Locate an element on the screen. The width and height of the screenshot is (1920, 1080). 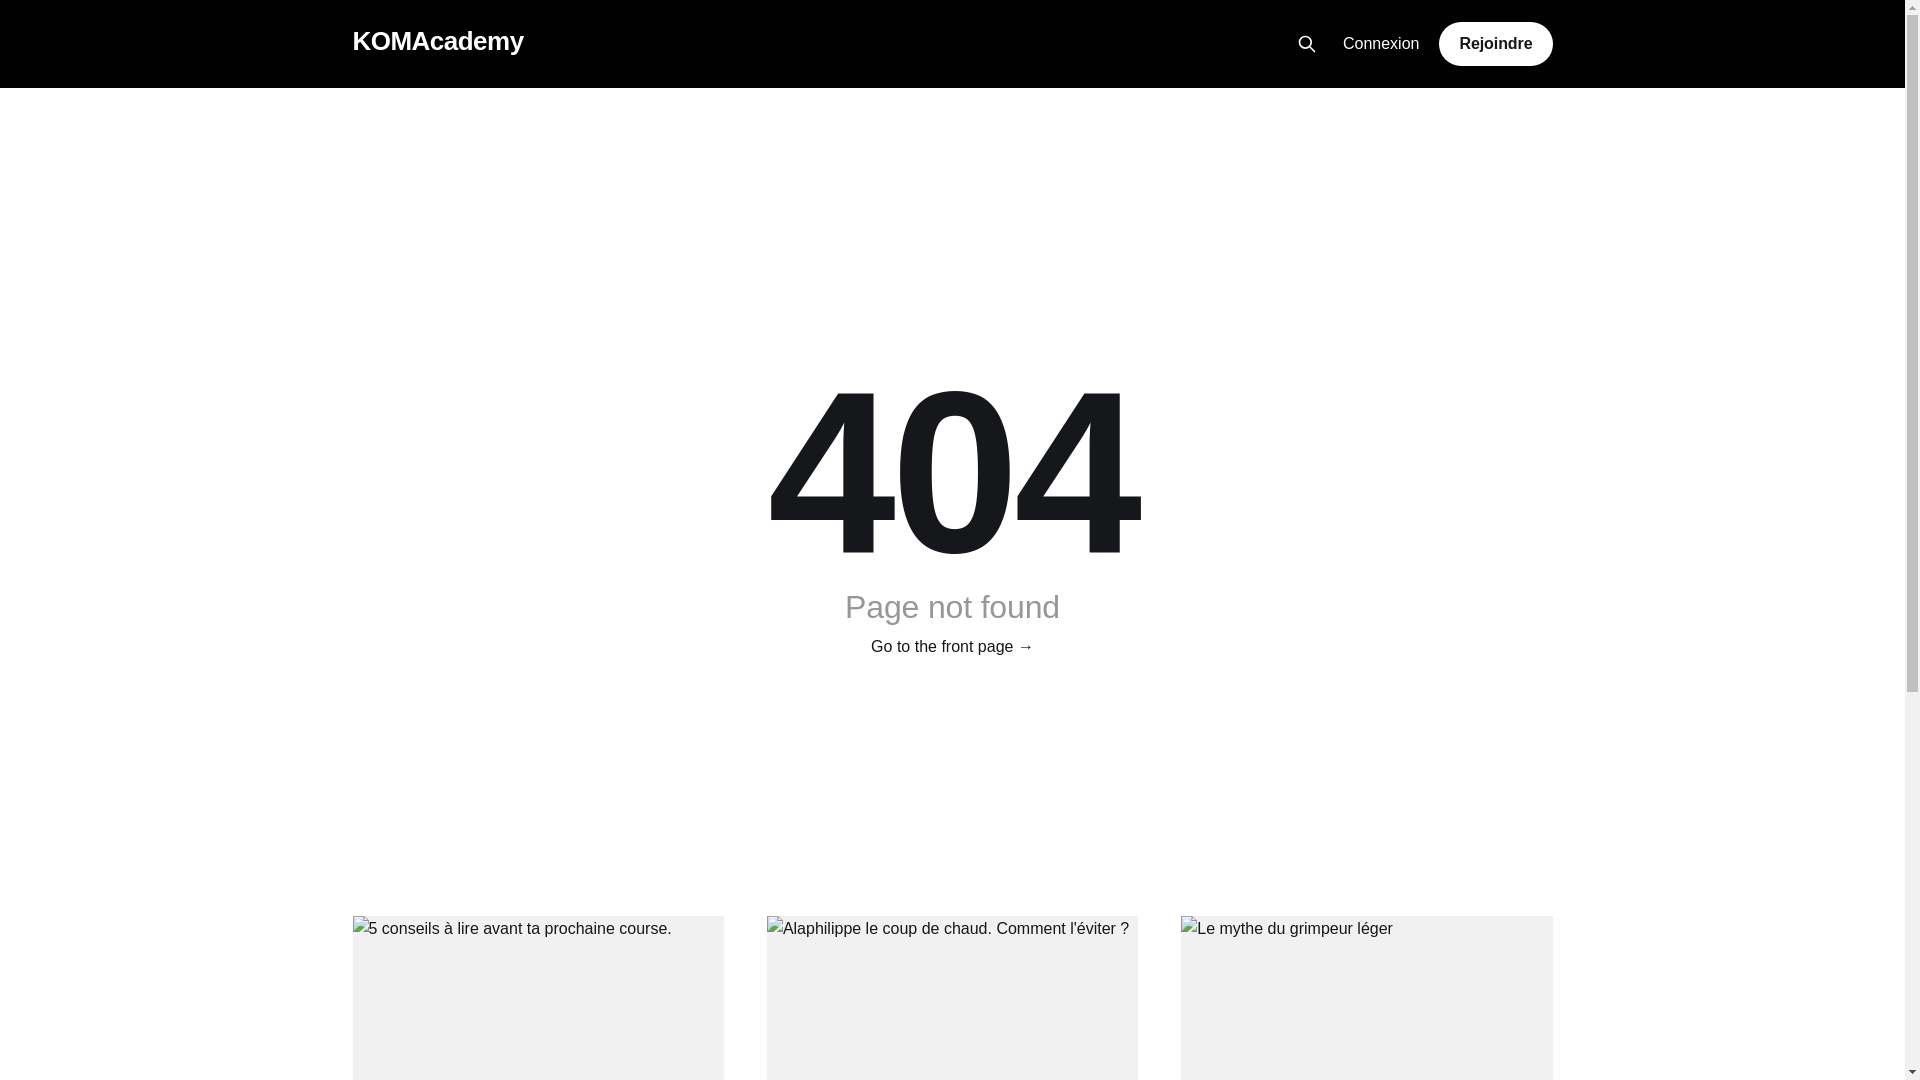
'Connexion' is located at coordinates (1380, 44).